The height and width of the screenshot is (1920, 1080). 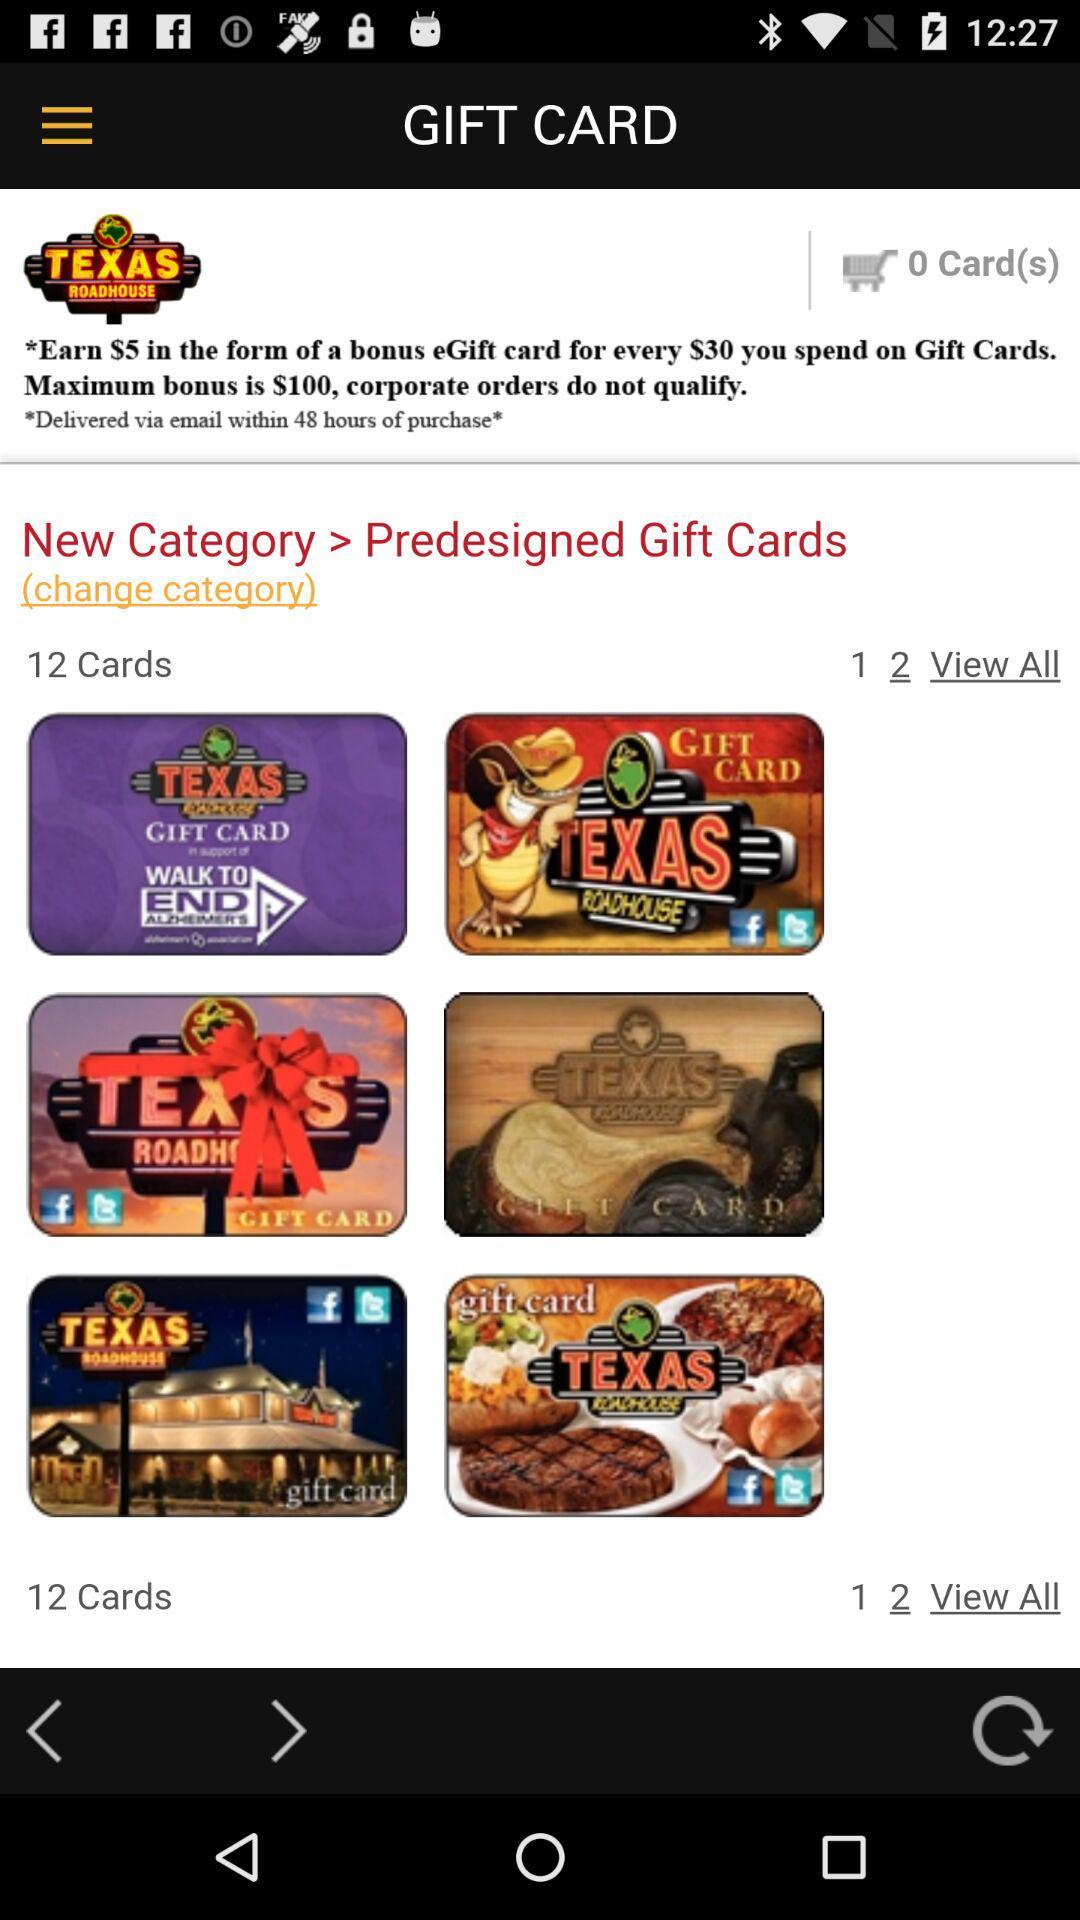 I want to click on next page, so click(x=289, y=1730).